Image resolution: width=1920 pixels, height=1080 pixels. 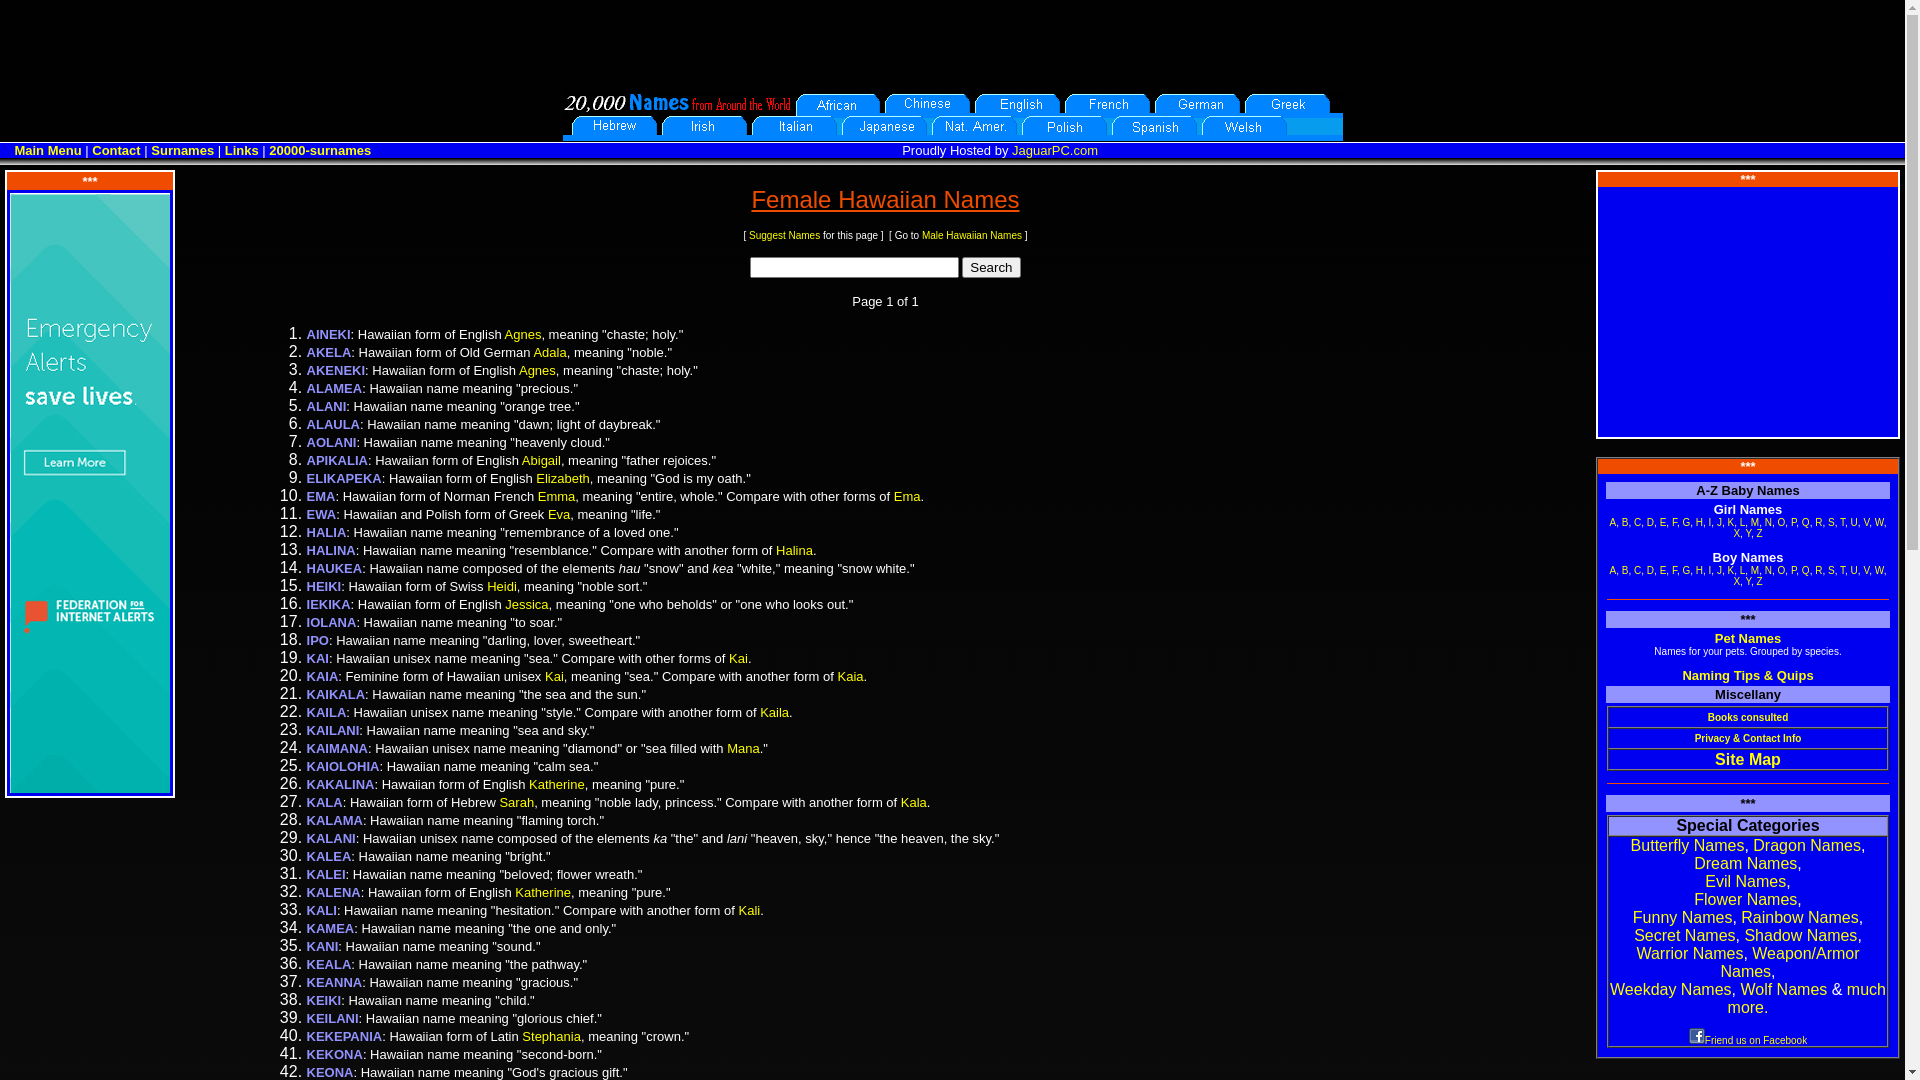 What do you see at coordinates (1613, 521) in the screenshot?
I see `'A'` at bounding box center [1613, 521].